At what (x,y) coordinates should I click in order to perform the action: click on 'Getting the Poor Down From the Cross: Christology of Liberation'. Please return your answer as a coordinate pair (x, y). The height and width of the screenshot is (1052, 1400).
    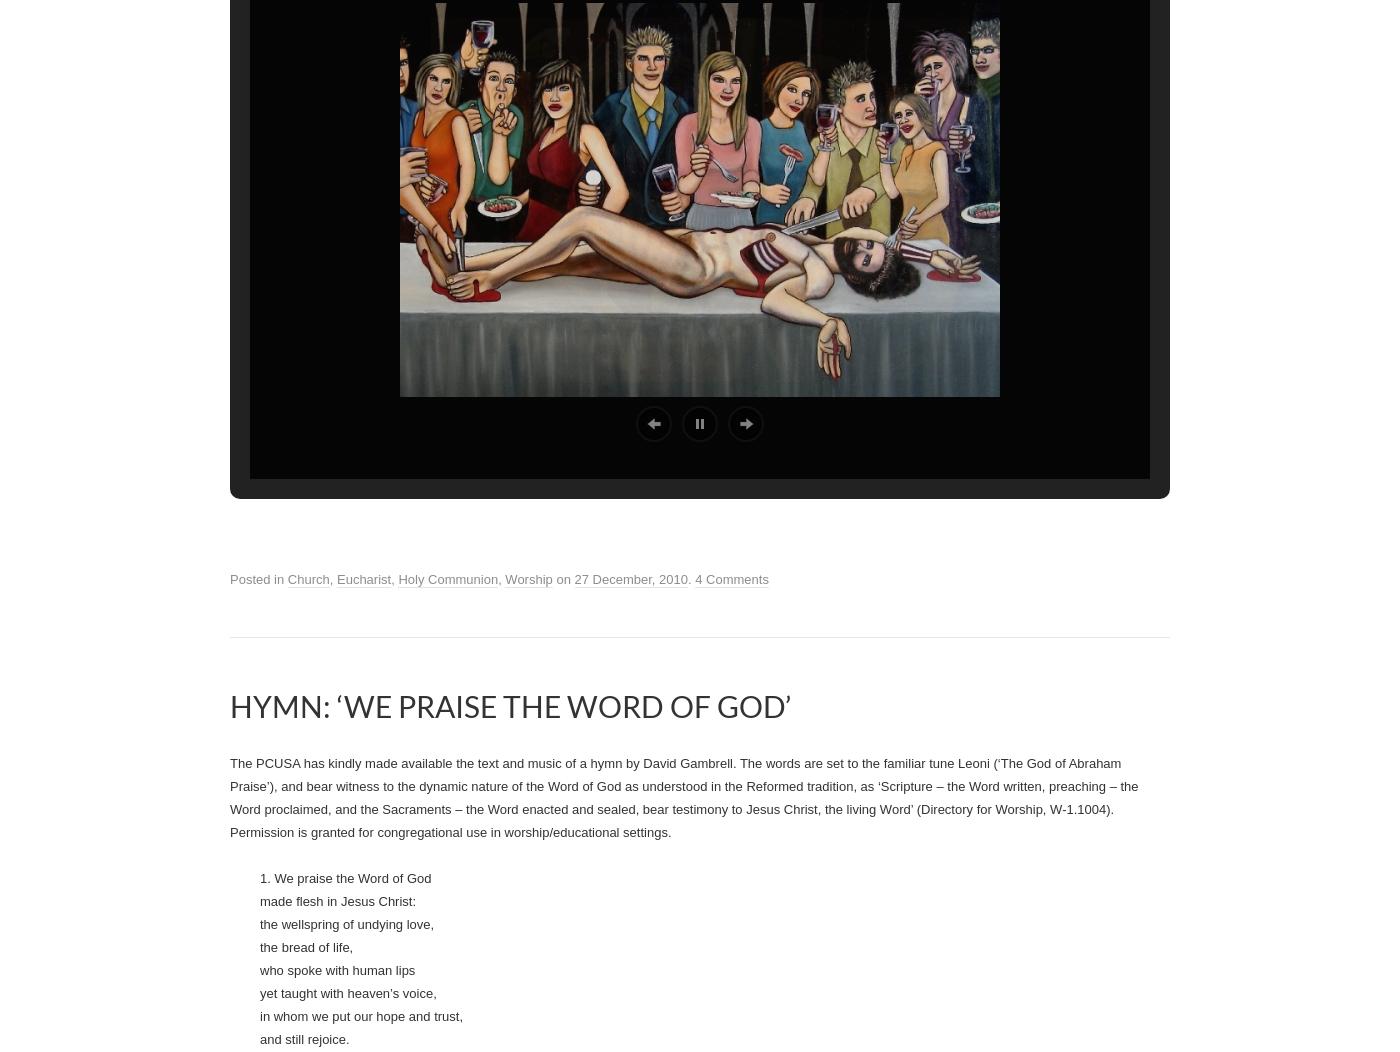
    Looking at the image, I should click on (826, 79).